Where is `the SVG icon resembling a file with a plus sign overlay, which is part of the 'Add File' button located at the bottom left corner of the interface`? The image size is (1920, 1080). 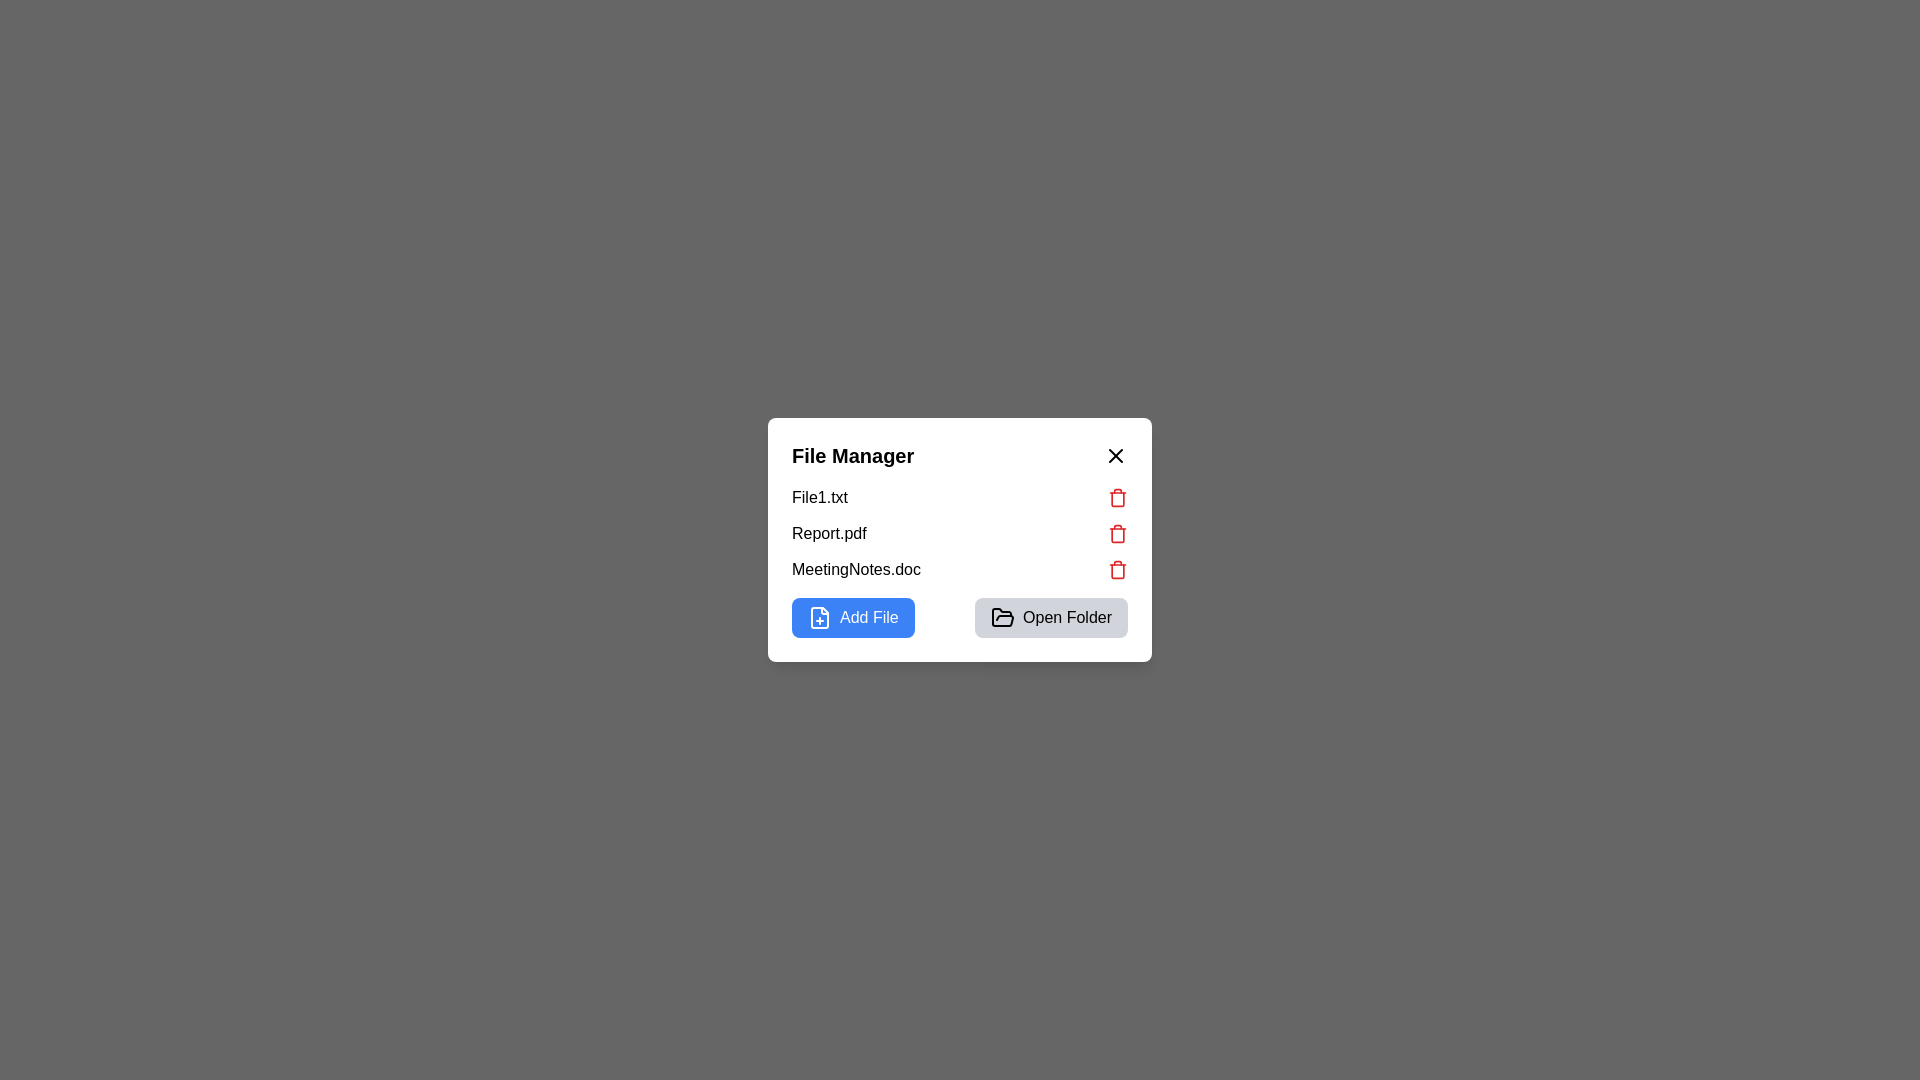 the SVG icon resembling a file with a plus sign overlay, which is part of the 'Add File' button located at the bottom left corner of the interface is located at coordinates (820, 616).